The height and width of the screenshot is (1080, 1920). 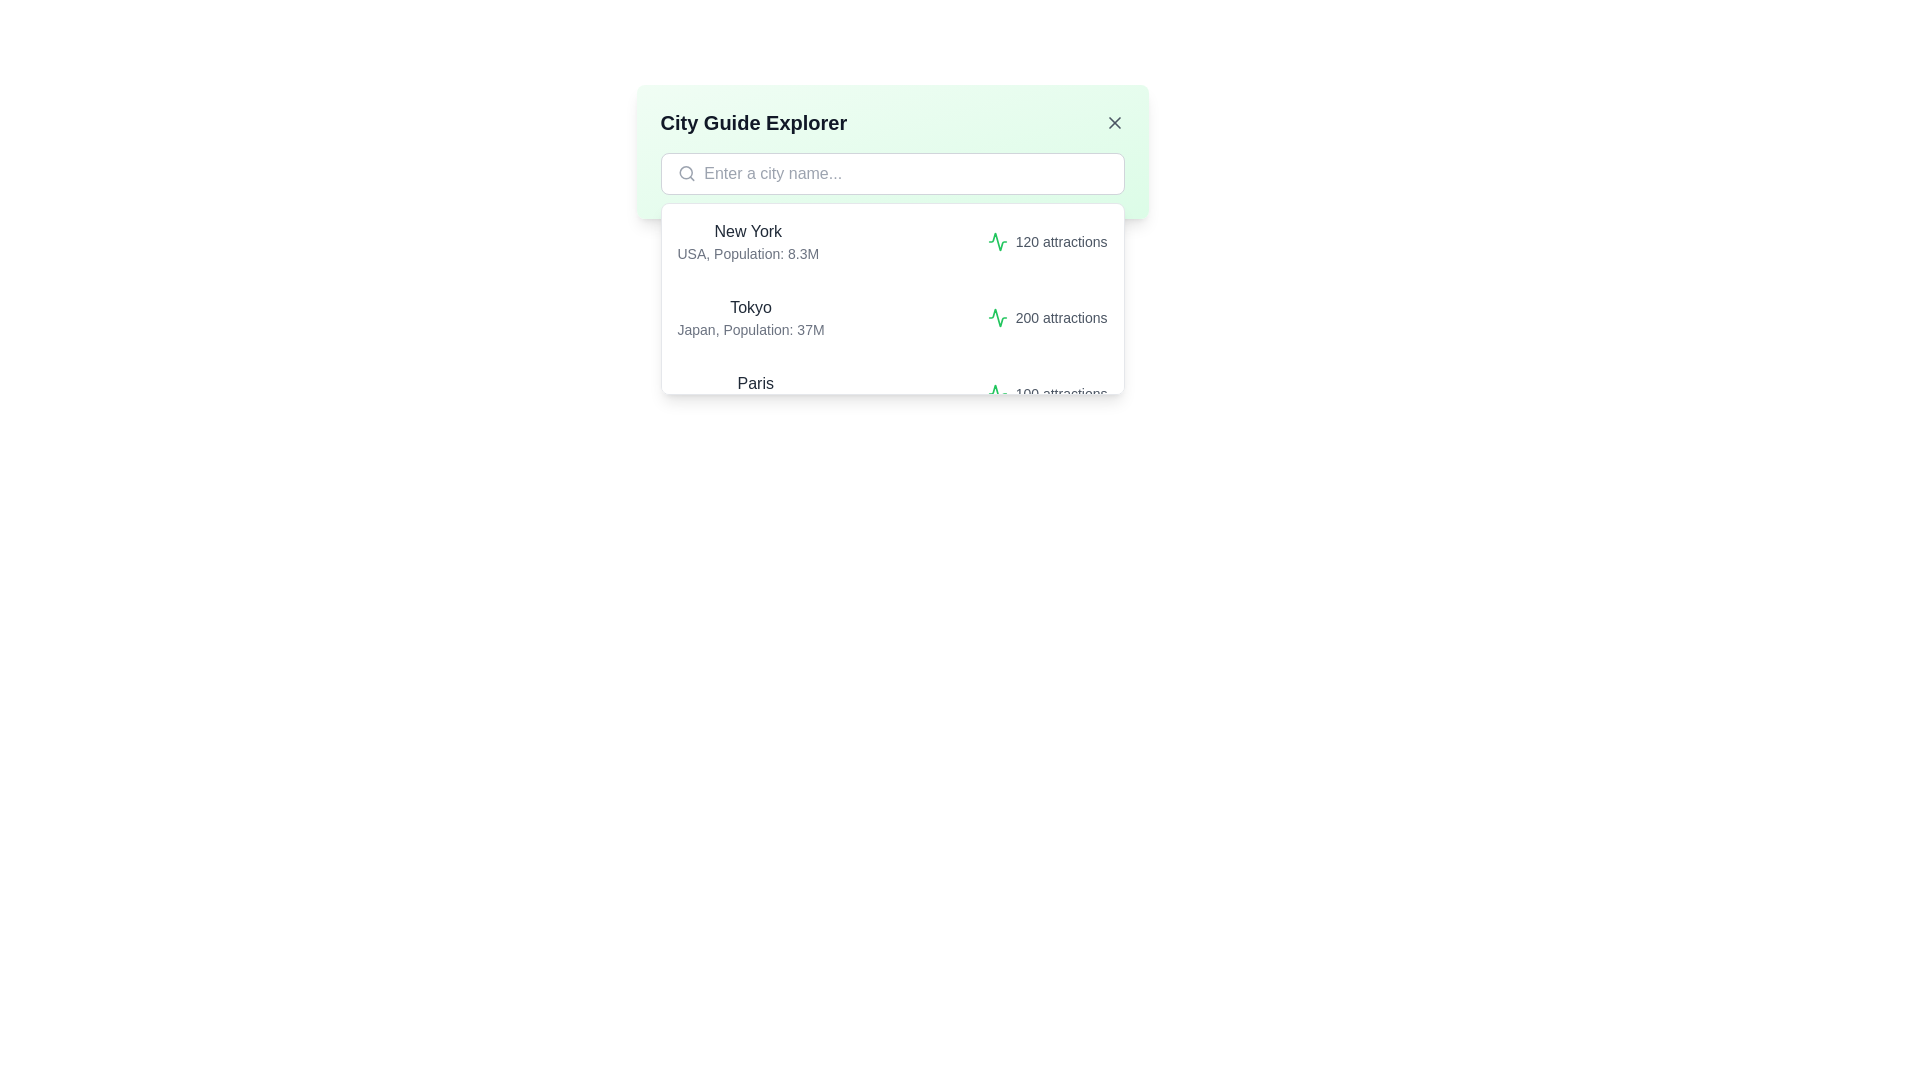 I want to click on number of attractions displayed in the text label next to the green icon for 'New York' in the list, so click(x=1046, y=241).